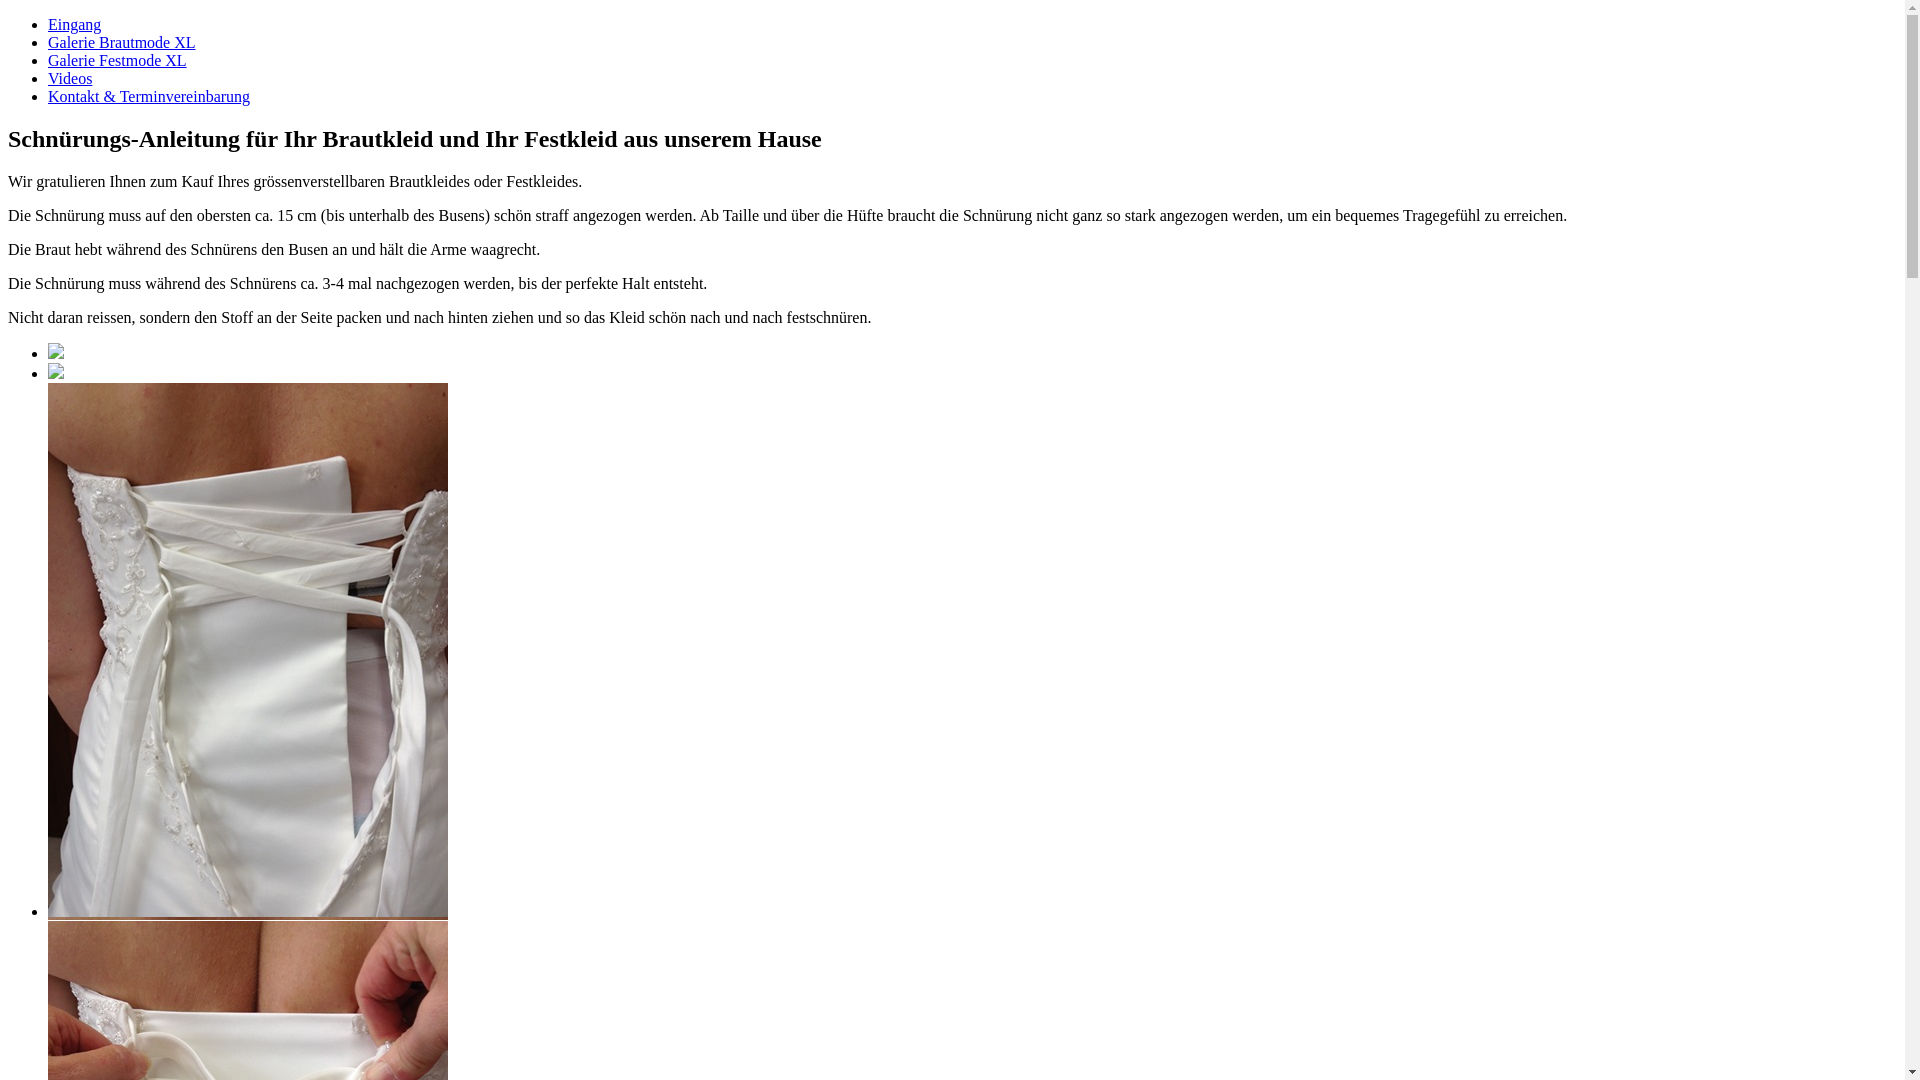 This screenshot has height=1080, width=1920. What do you see at coordinates (74, 24) in the screenshot?
I see `'Eingang'` at bounding box center [74, 24].